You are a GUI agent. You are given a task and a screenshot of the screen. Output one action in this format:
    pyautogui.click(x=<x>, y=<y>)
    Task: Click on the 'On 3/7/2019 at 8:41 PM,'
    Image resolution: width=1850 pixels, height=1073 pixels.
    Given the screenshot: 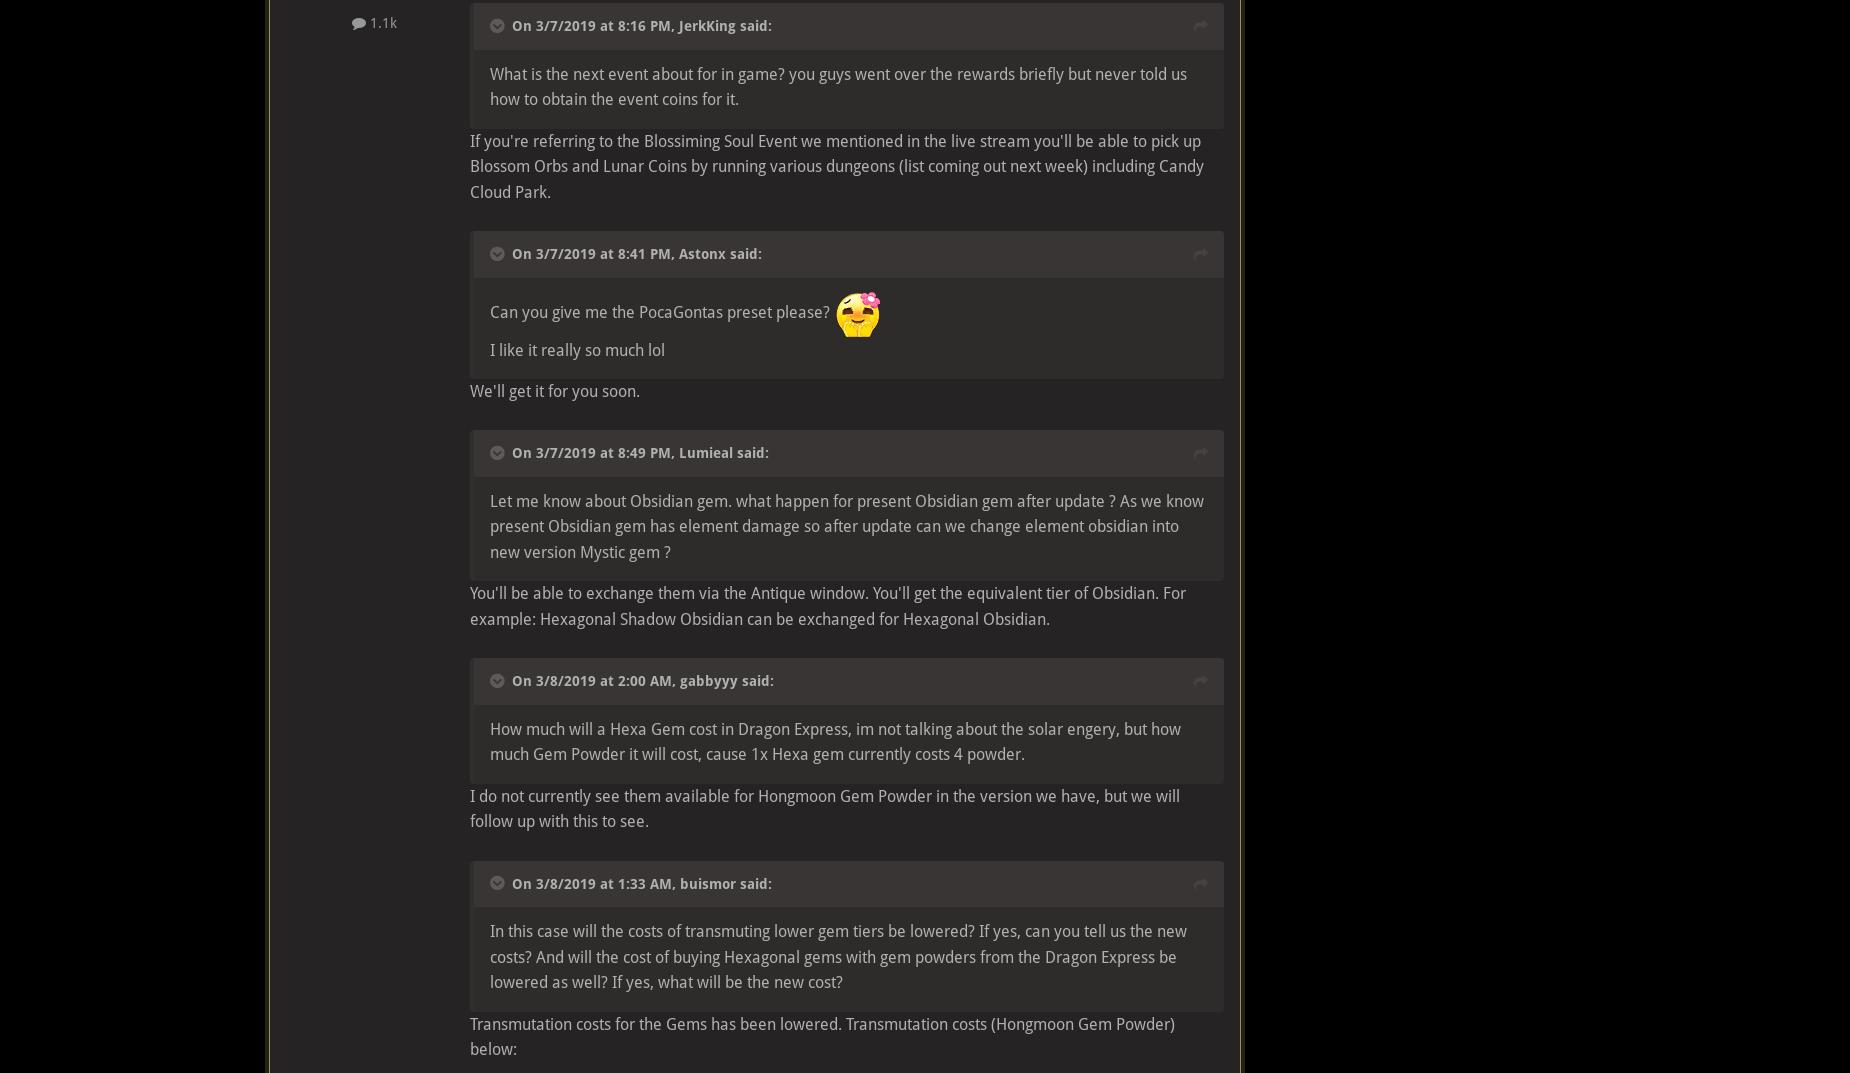 What is the action you would take?
    pyautogui.click(x=595, y=252)
    